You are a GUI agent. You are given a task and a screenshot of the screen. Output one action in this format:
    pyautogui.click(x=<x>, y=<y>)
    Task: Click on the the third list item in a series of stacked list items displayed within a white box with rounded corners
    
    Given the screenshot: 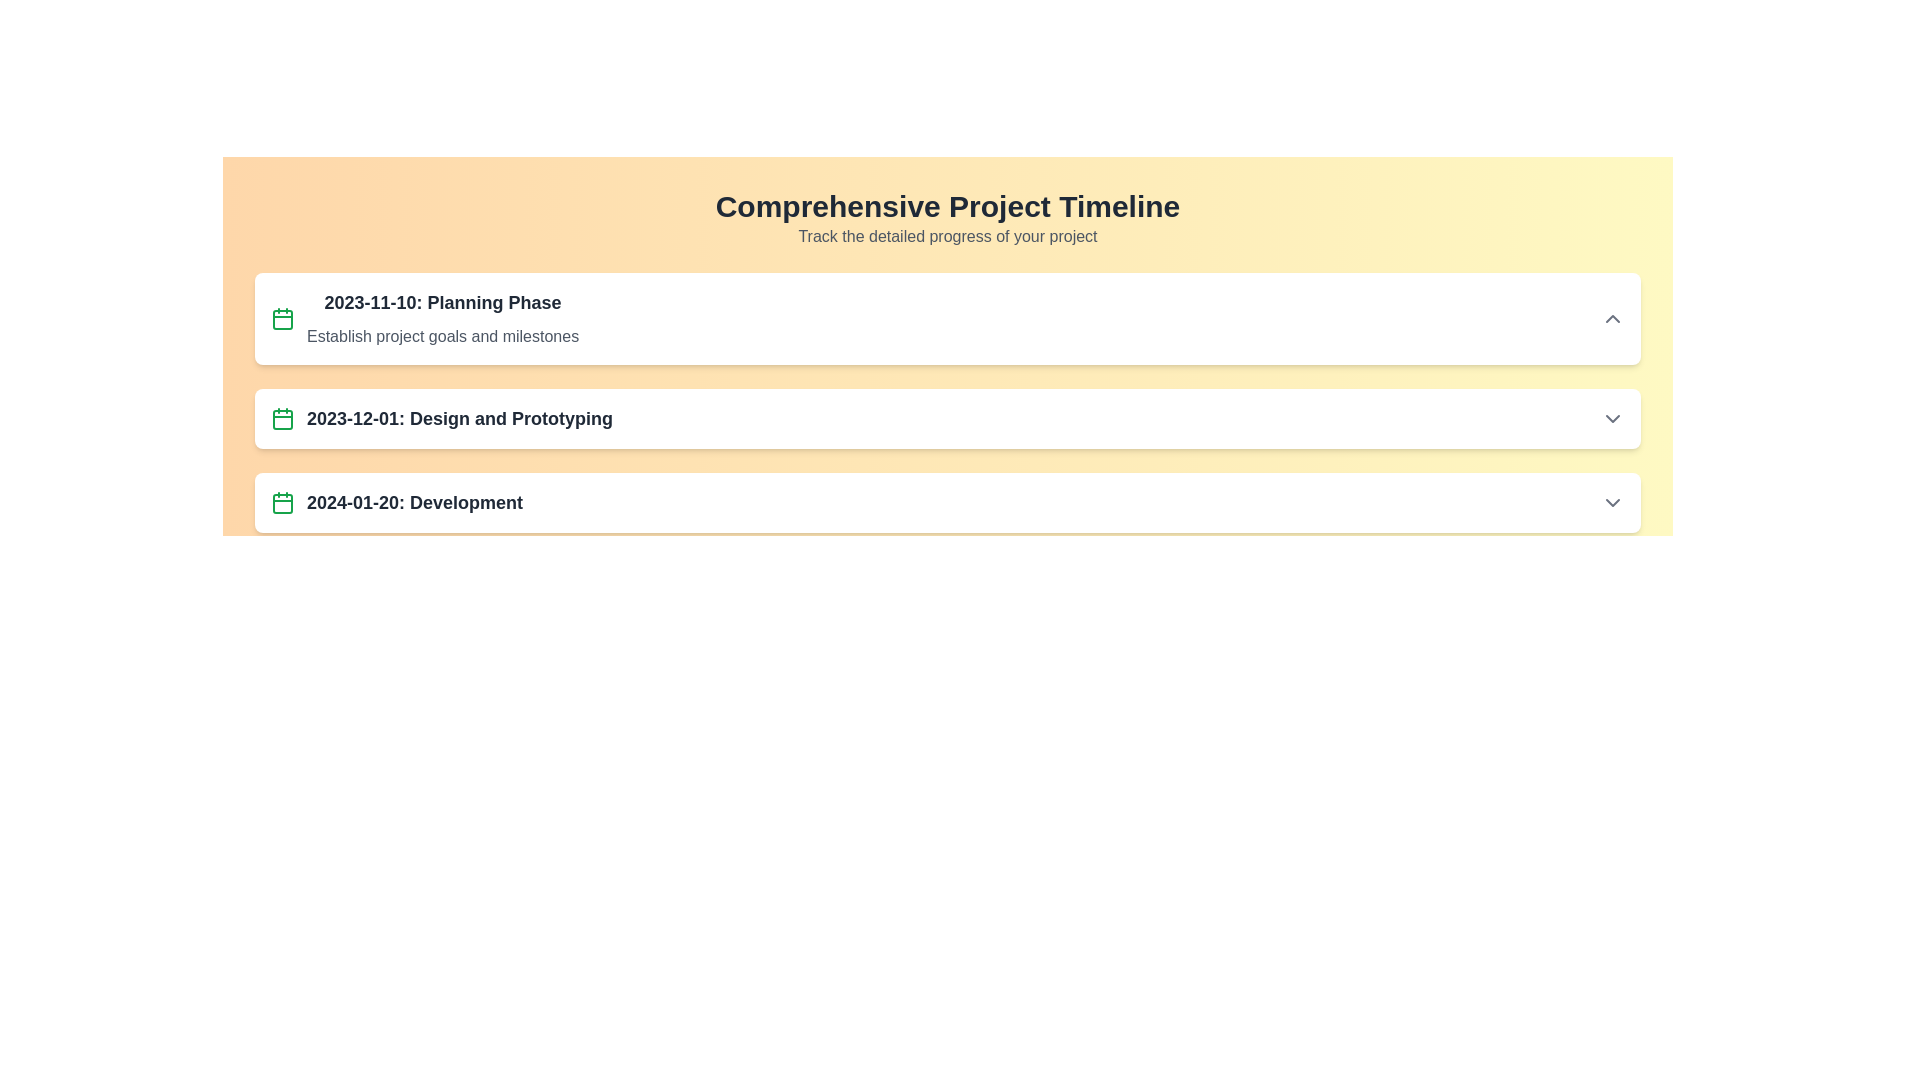 What is the action you would take?
    pyautogui.click(x=947, y=501)
    